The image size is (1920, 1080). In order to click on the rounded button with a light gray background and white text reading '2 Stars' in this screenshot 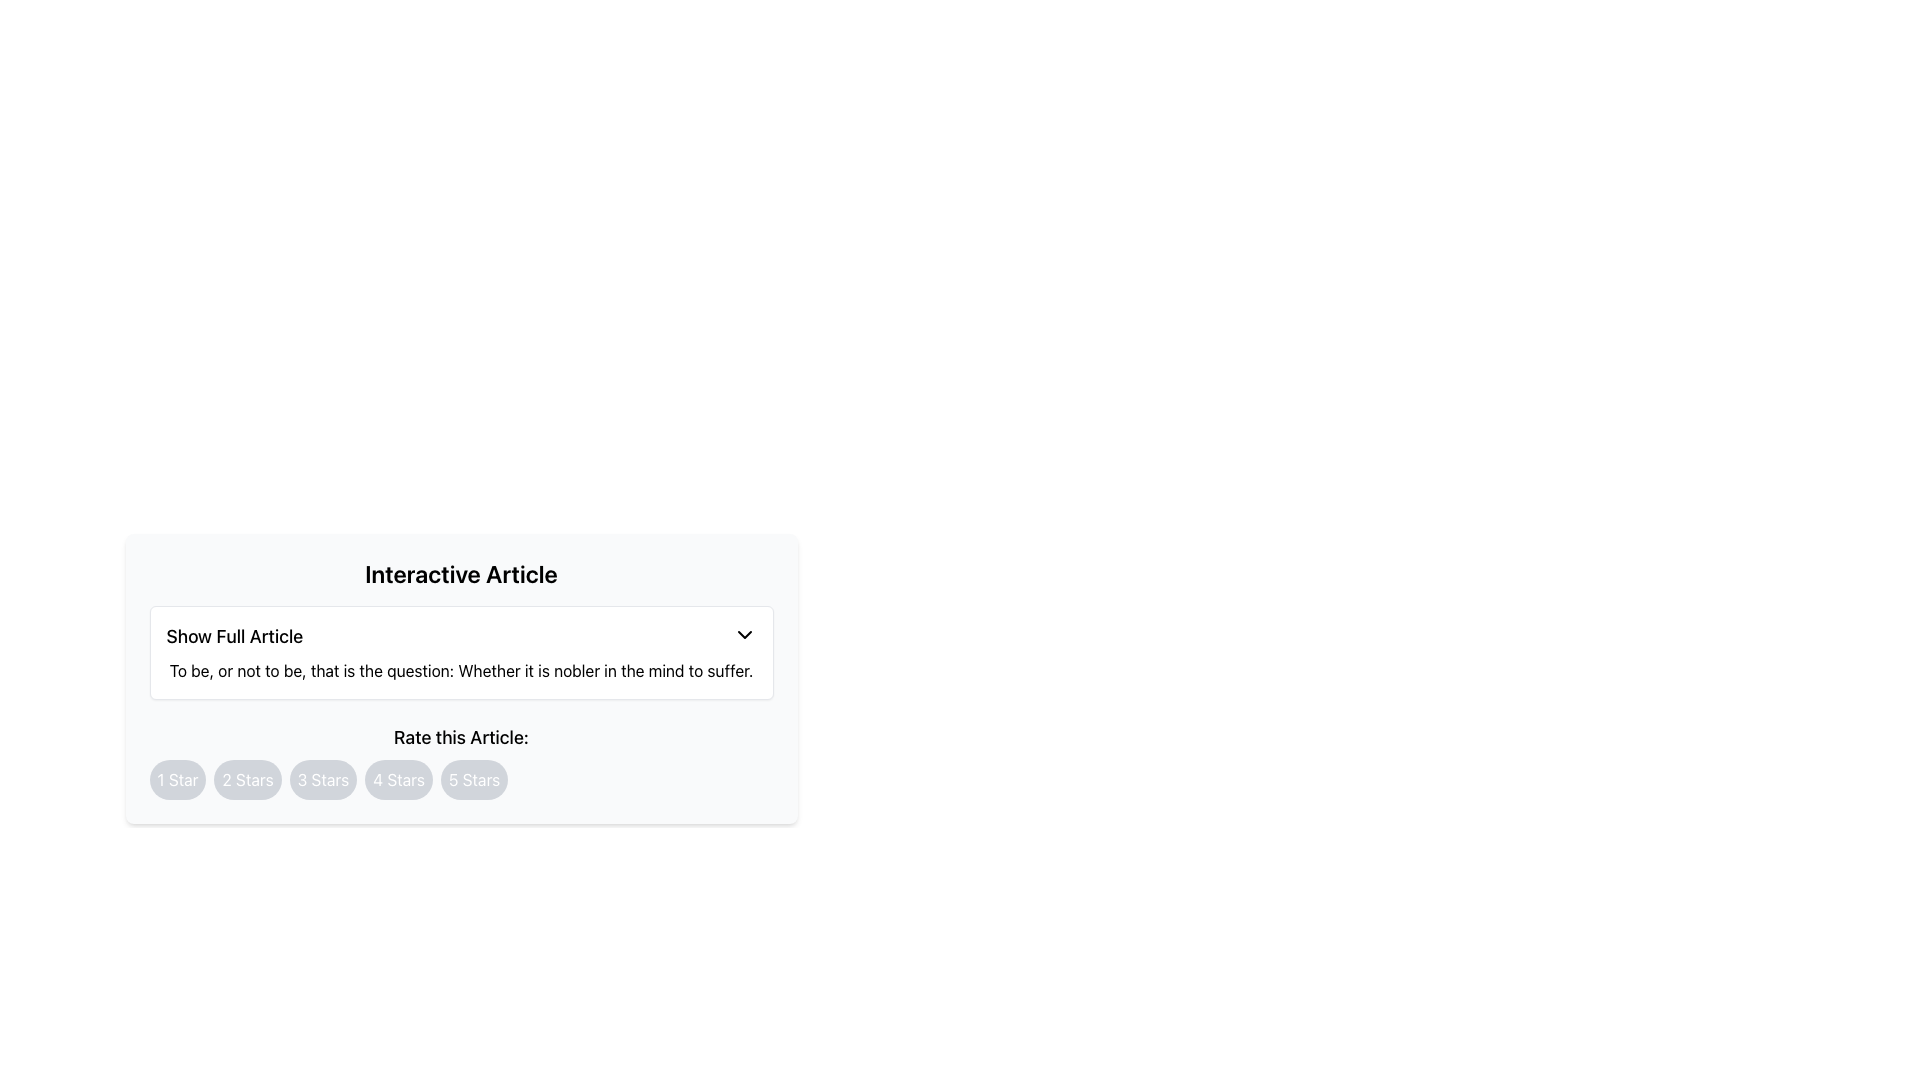, I will do `click(247, 778)`.